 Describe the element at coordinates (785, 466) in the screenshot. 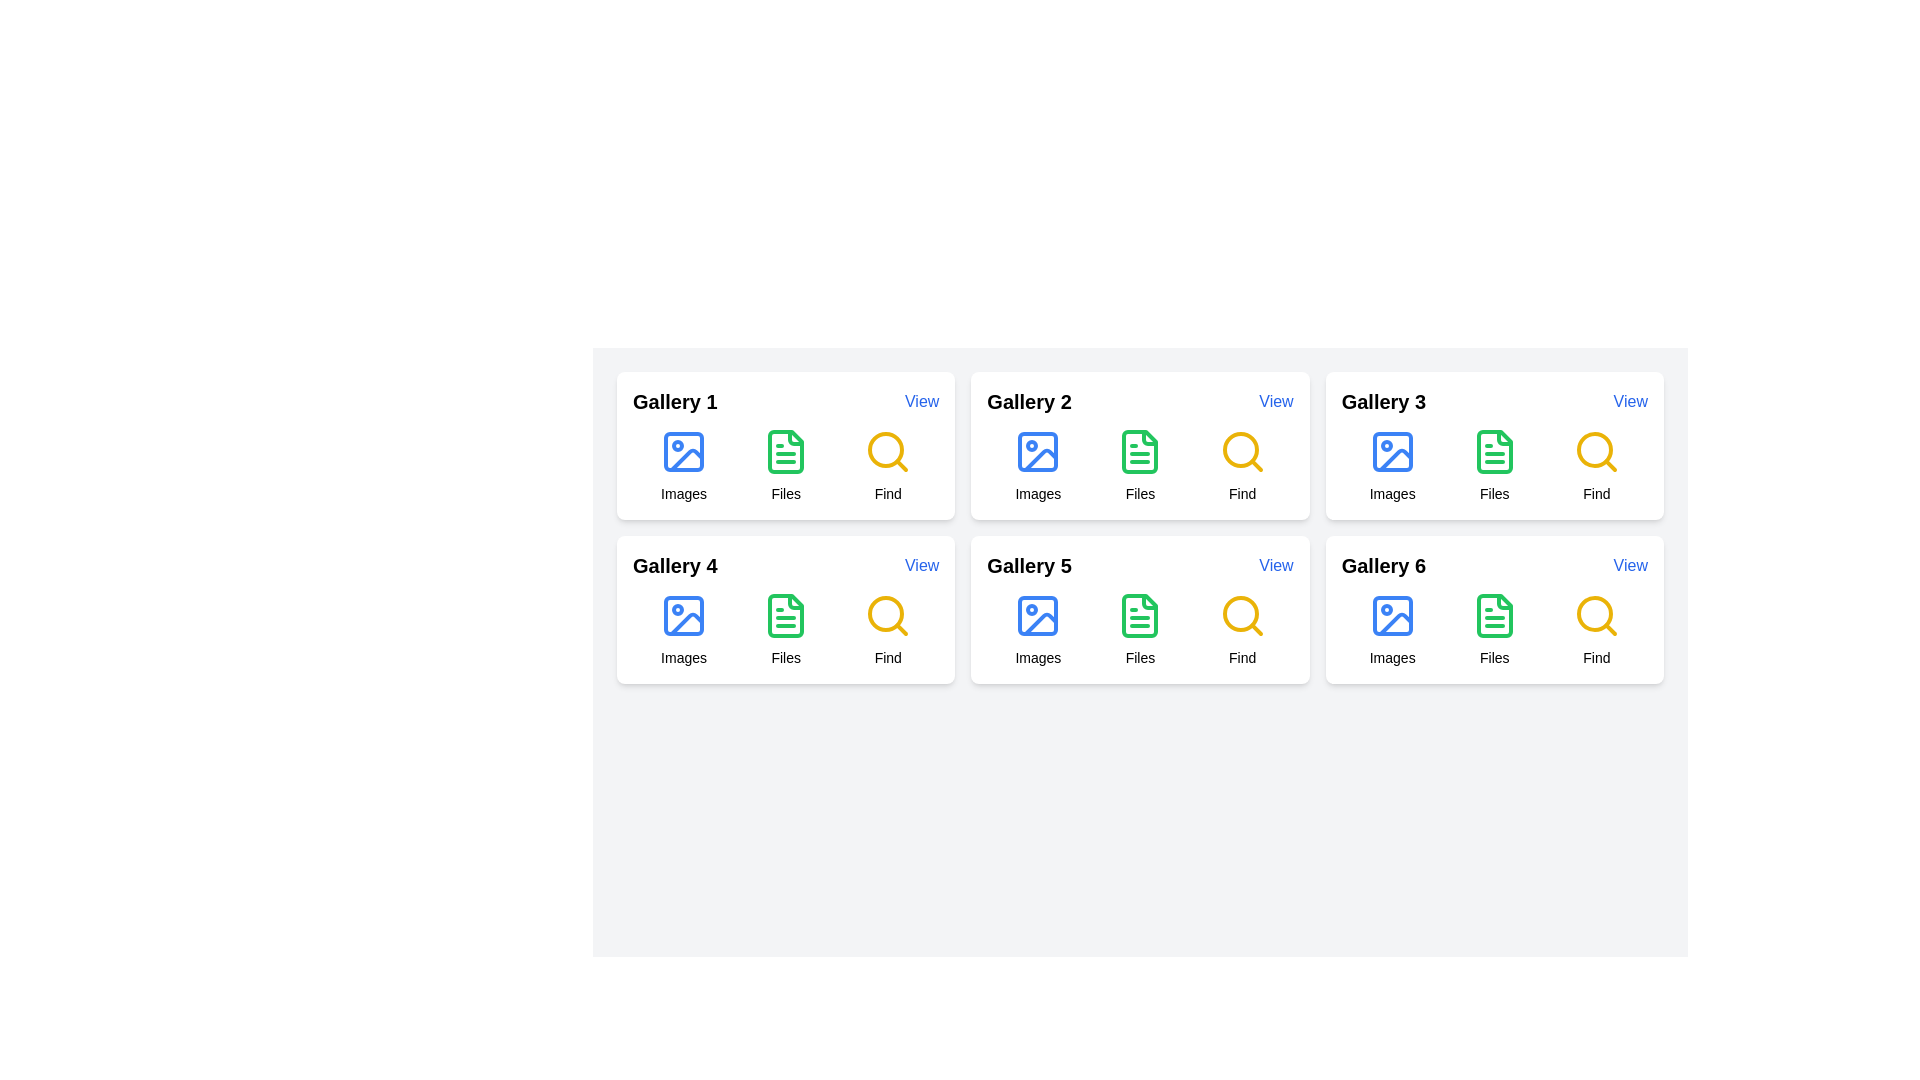

I see `the second selectable icon with label in the 'Gallery 1' section` at that location.